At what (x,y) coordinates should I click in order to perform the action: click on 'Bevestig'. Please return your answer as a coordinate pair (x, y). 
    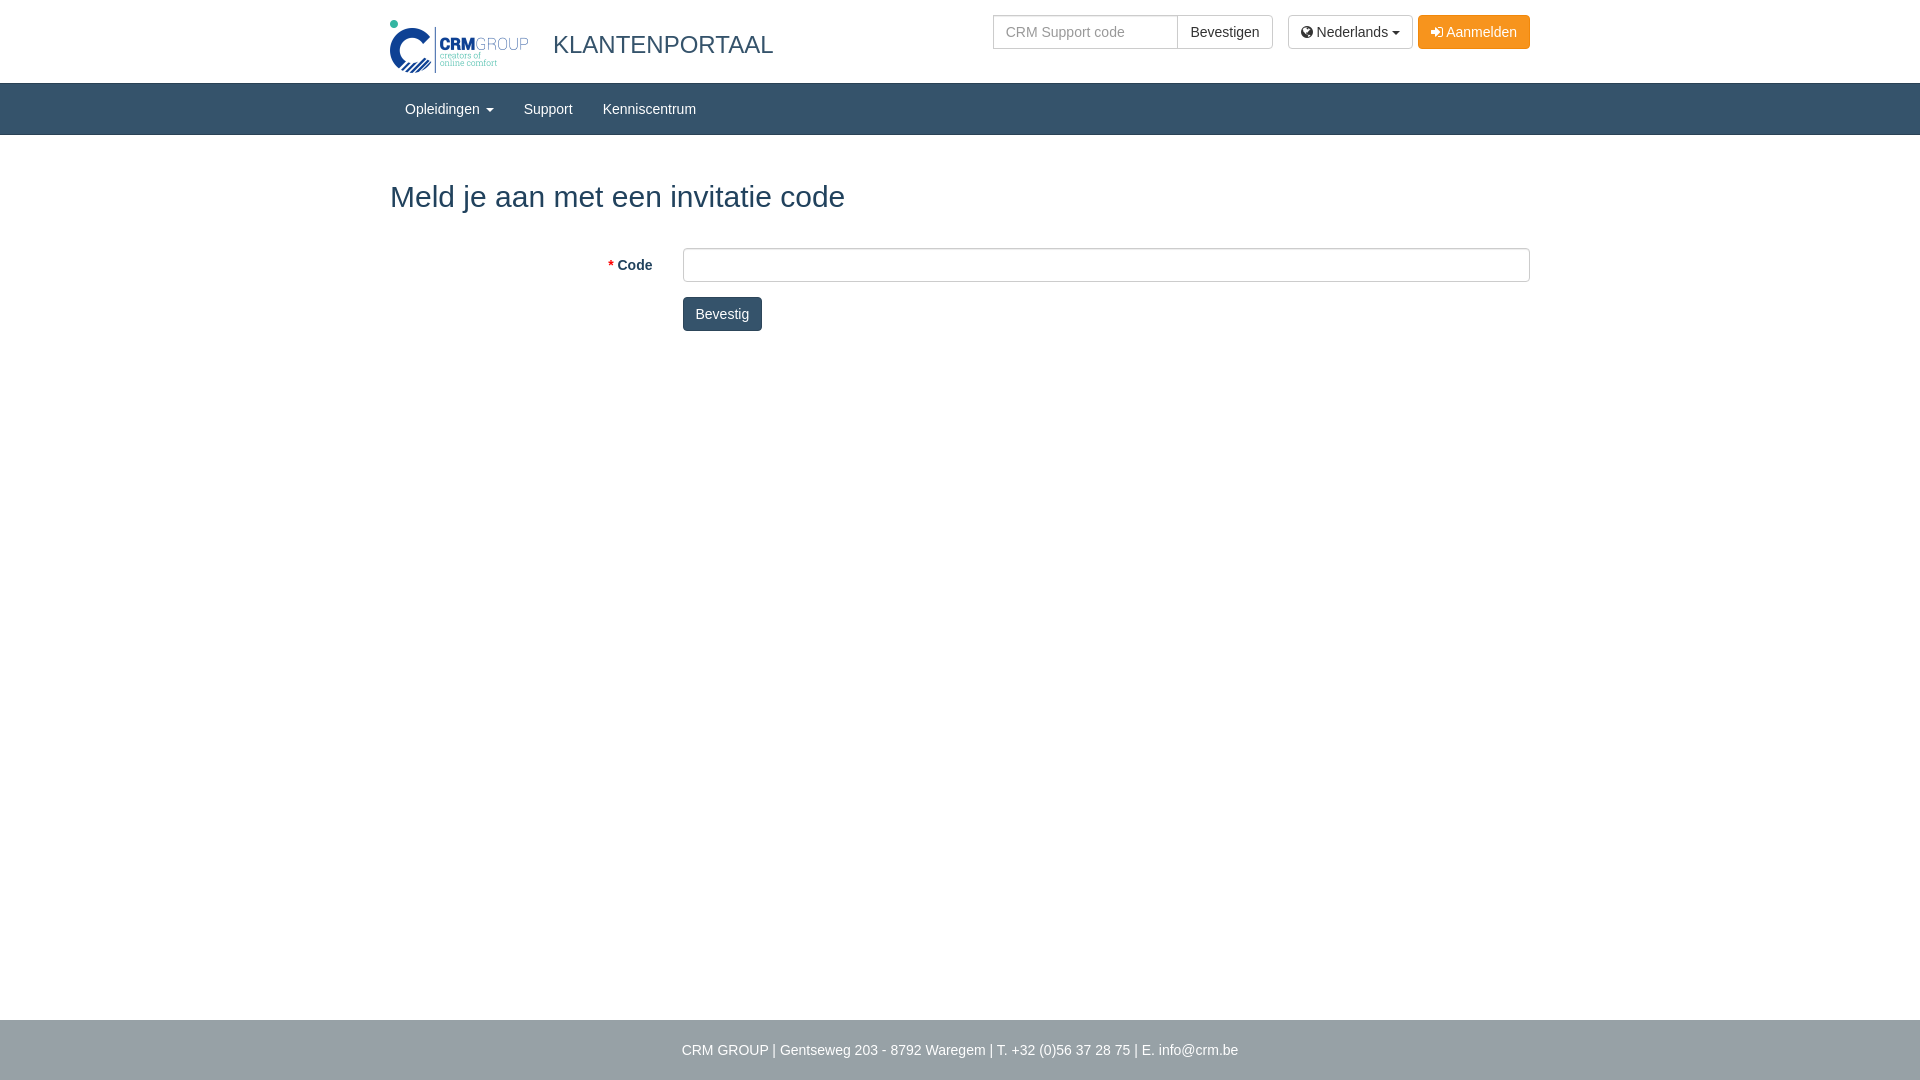
    Looking at the image, I should click on (720, 313).